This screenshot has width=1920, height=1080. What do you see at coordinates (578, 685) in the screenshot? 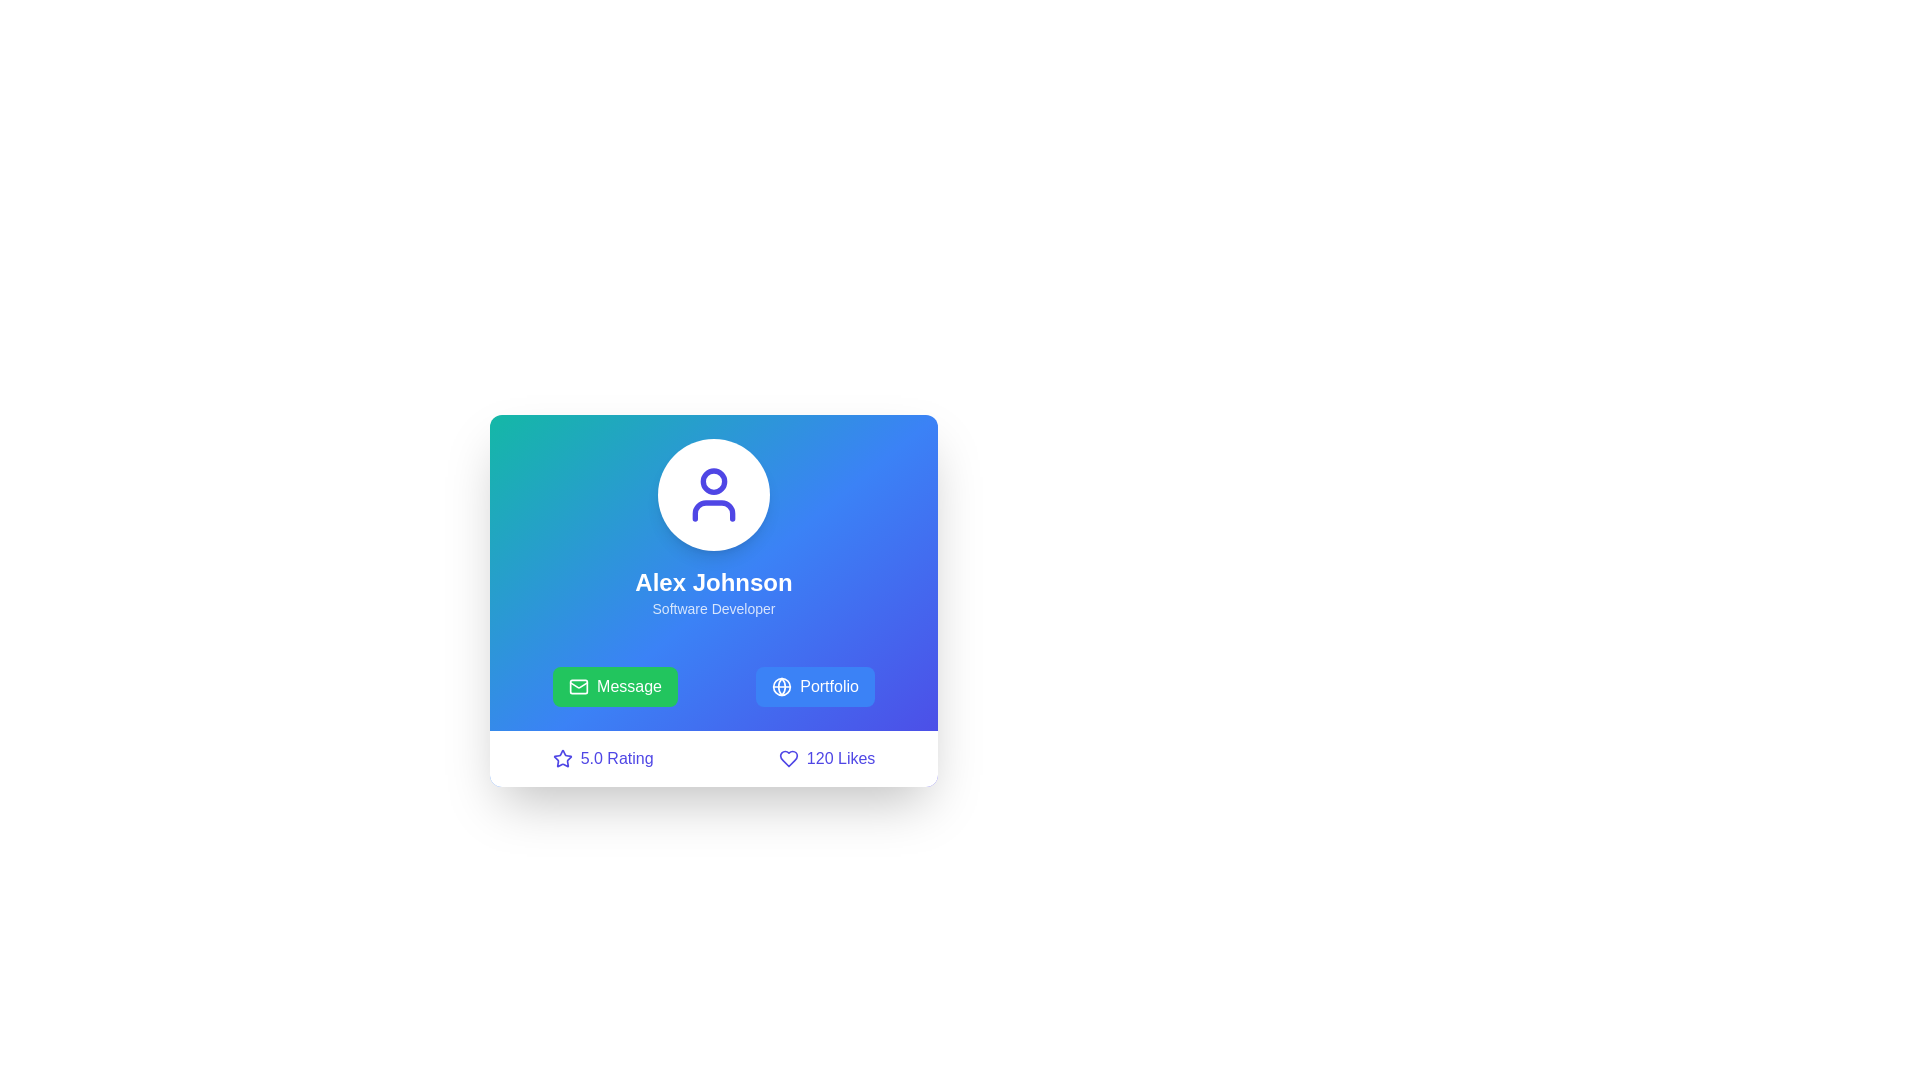
I see `the envelope icon with a green background inside the 'Message' button to initiate a message` at bounding box center [578, 685].